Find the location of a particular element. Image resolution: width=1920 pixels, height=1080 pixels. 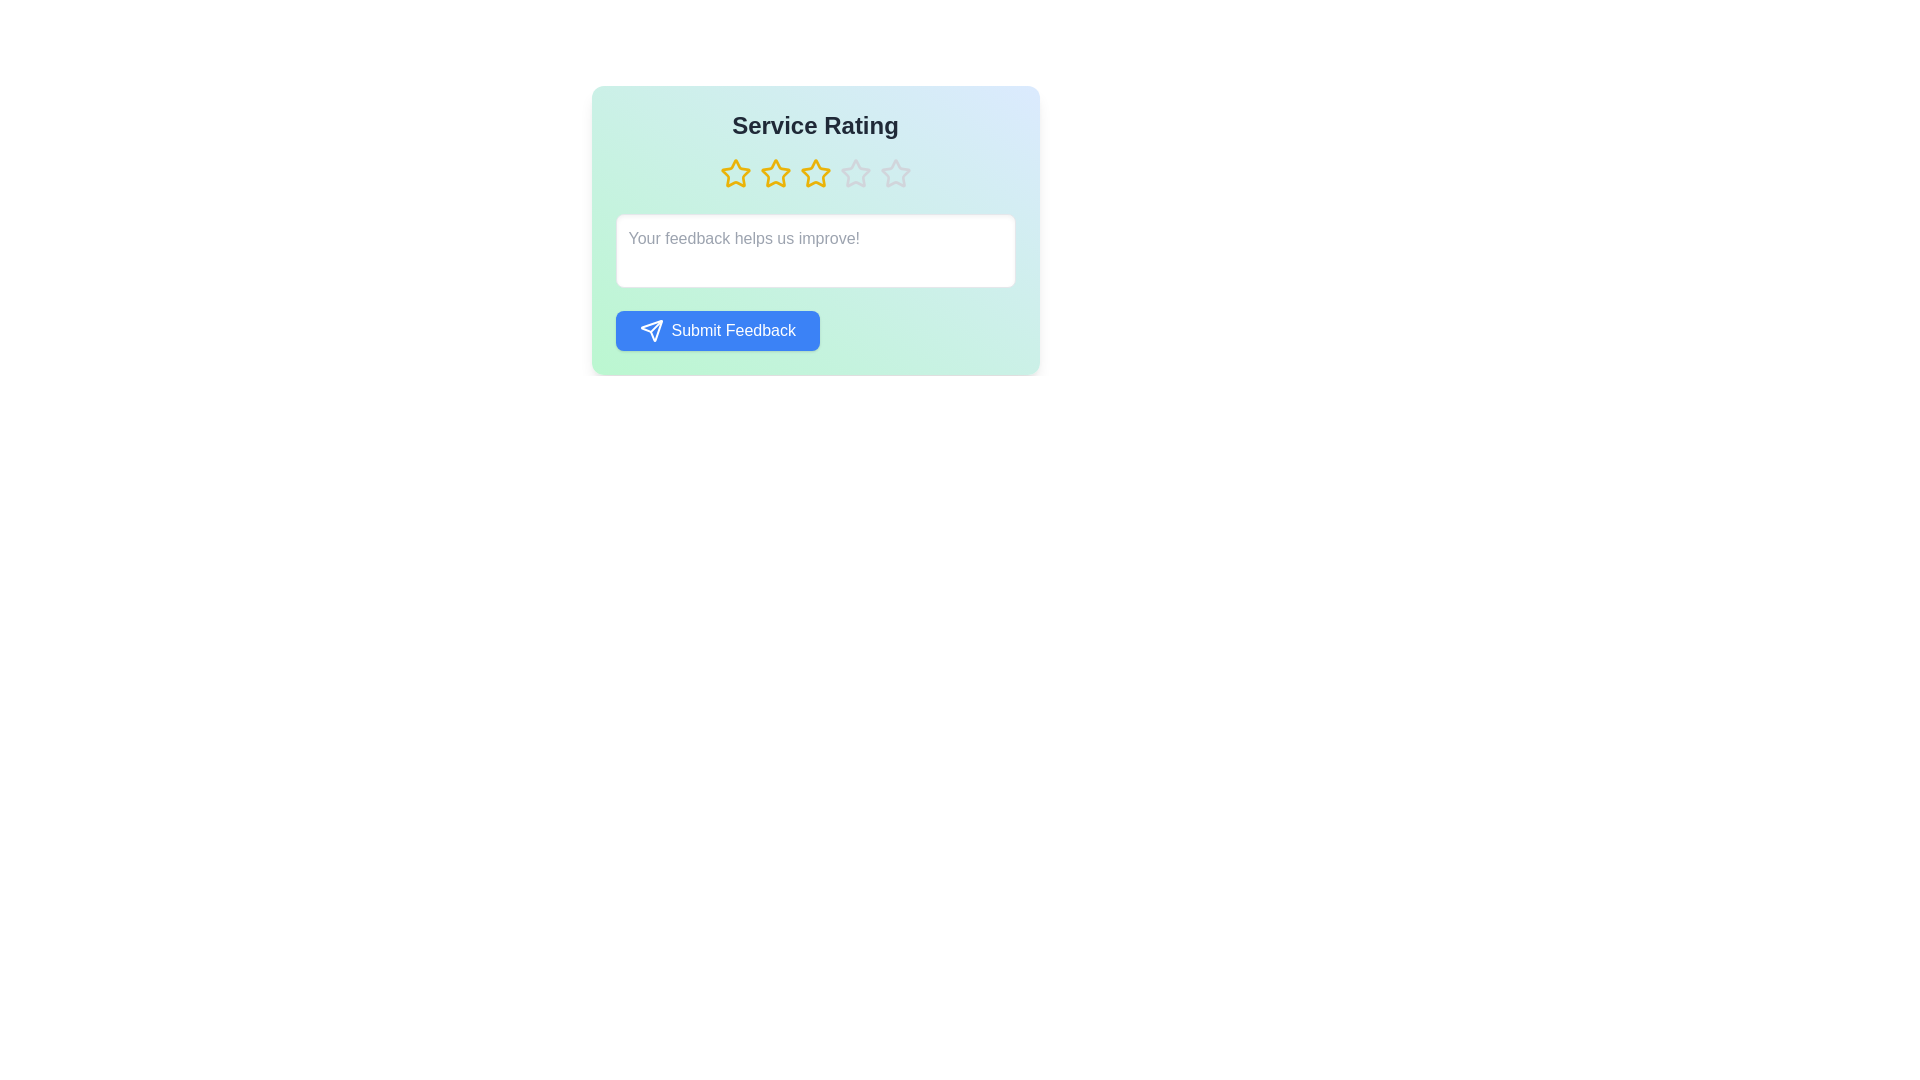

the paper airplane icon located within the blue 'Submit Feedback' button, which is centered towards the bottom of the feedback form is located at coordinates (651, 330).